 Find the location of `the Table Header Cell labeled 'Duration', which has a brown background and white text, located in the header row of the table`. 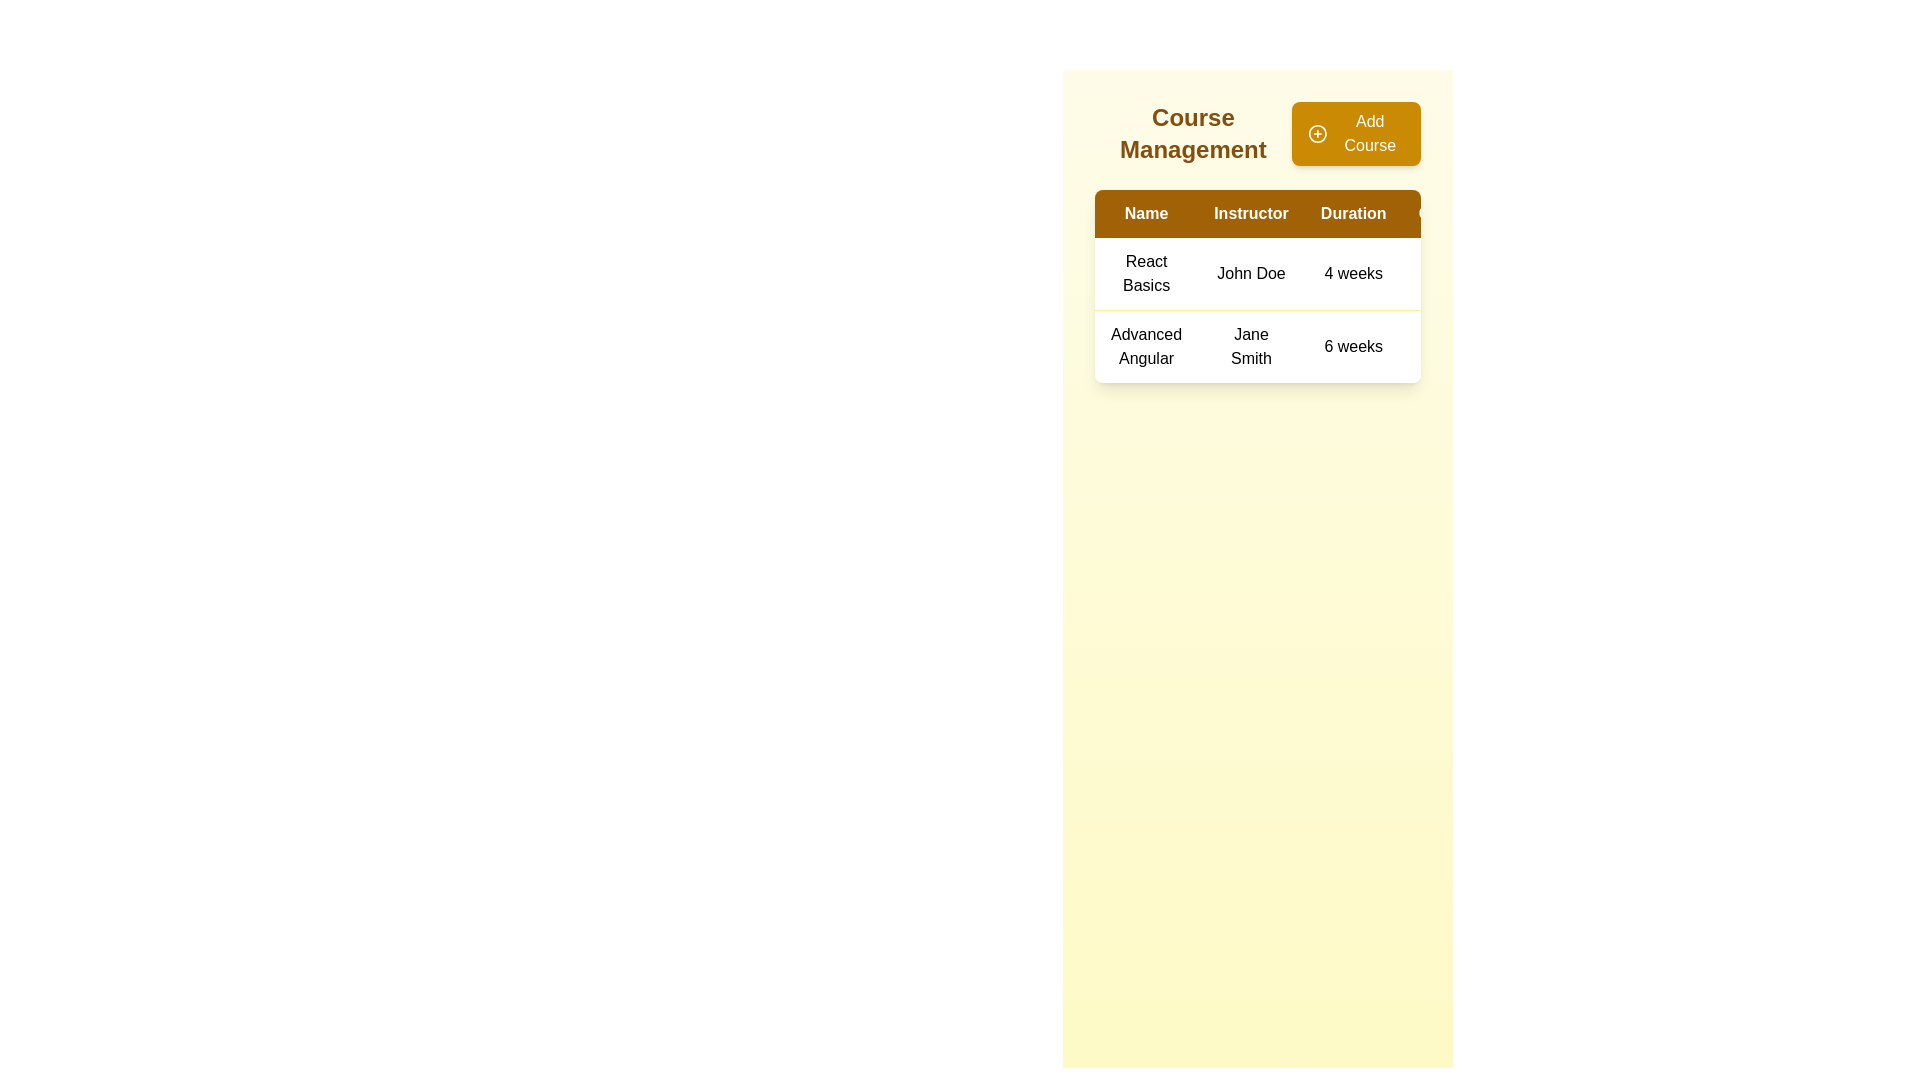

the Table Header Cell labeled 'Duration', which has a brown background and white text, located in the header row of the table is located at coordinates (1353, 213).